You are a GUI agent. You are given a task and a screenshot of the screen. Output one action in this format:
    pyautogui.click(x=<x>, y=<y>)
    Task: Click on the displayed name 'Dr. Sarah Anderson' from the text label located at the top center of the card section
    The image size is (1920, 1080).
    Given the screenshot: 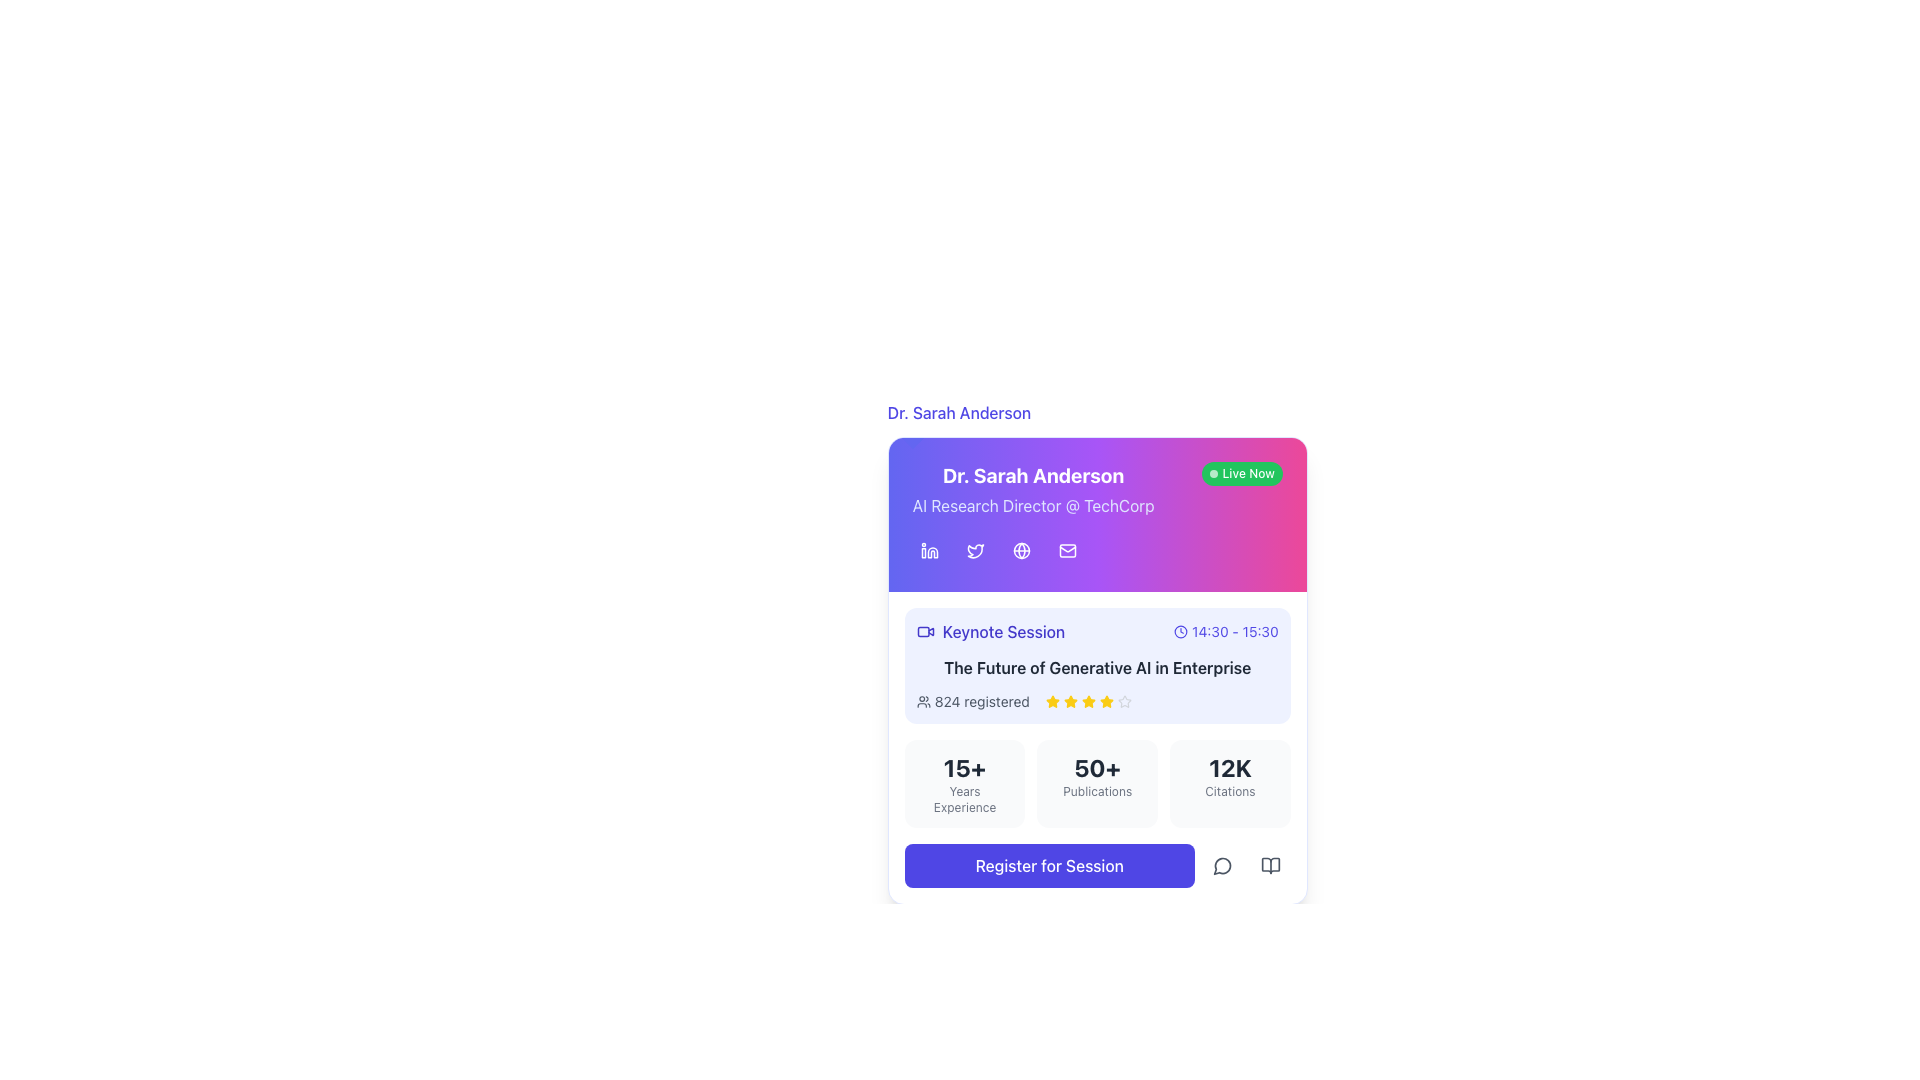 What is the action you would take?
    pyautogui.click(x=1033, y=475)
    